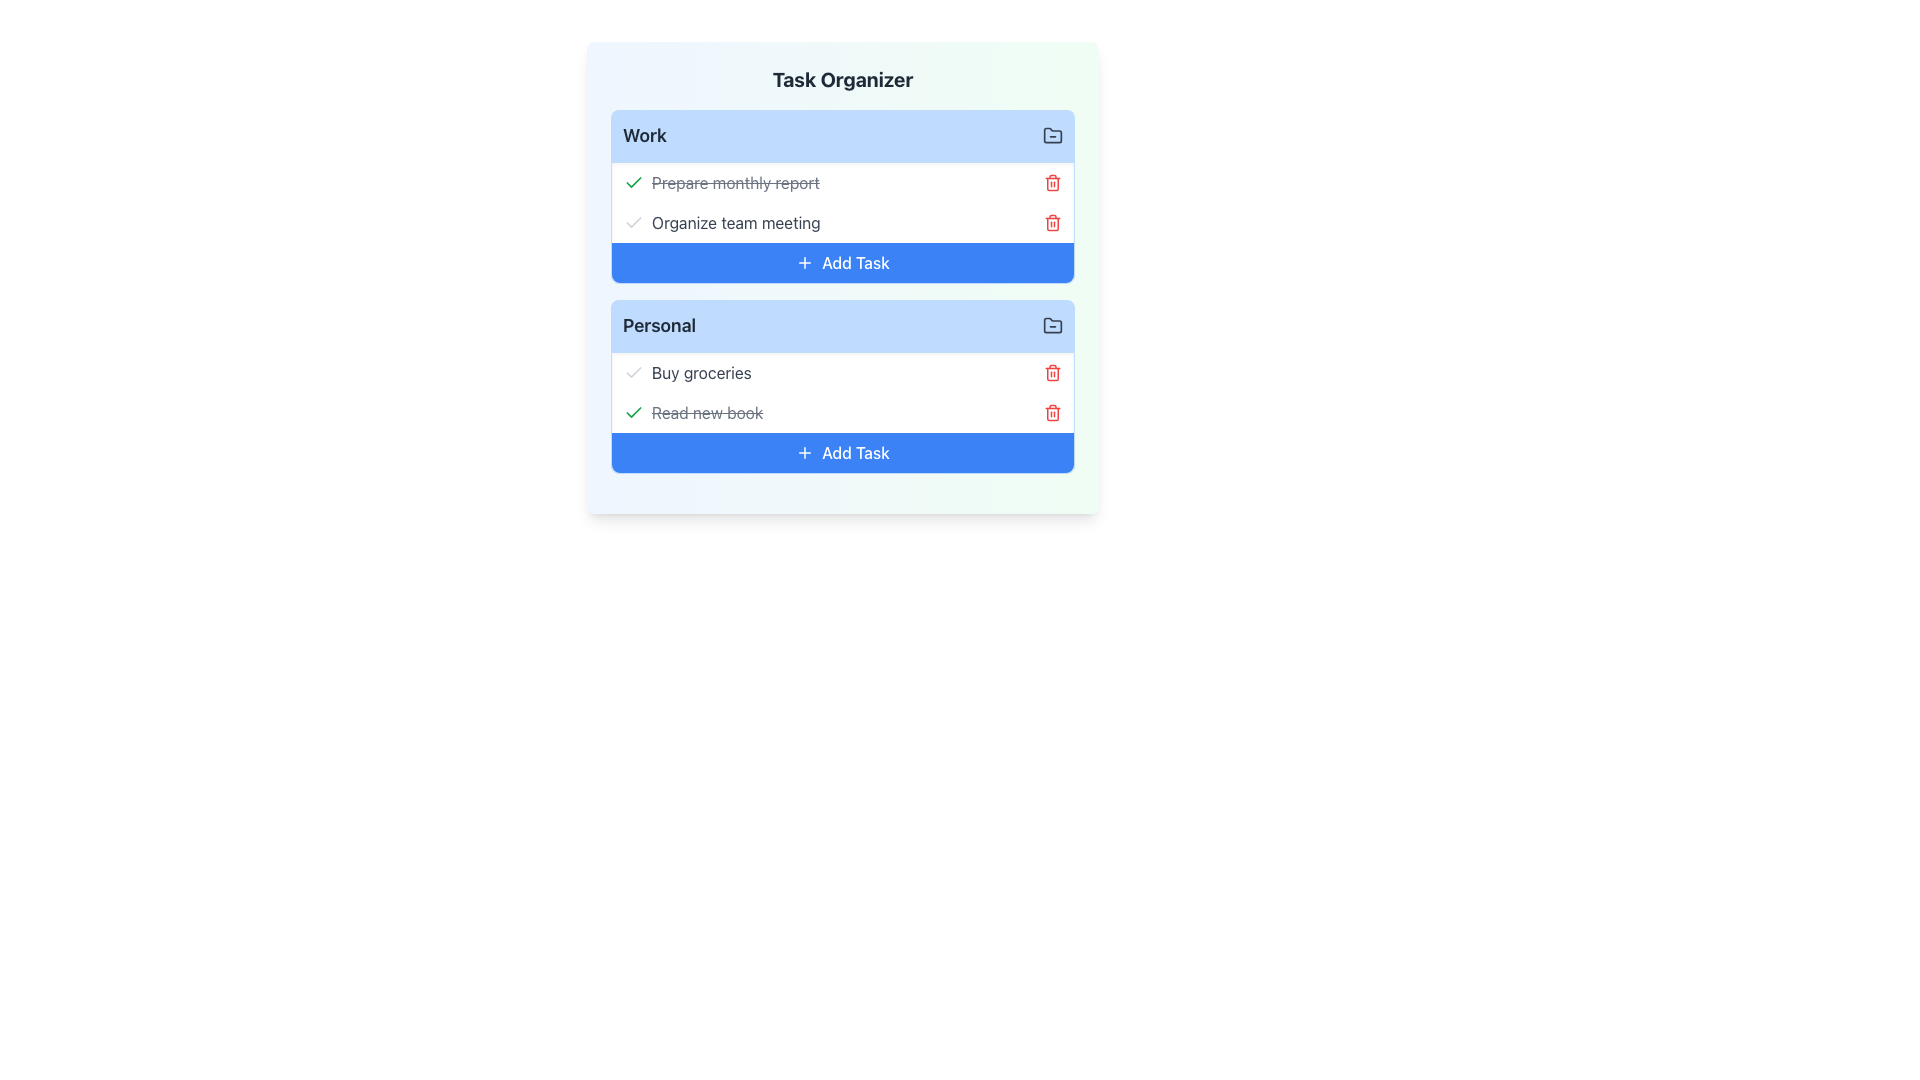 The image size is (1920, 1080). Describe the element at coordinates (644, 135) in the screenshot. I see `the text label that reads 'Work', which is bold, dark gray, and located on a light blue background, serving as the heading of a section` at that location.